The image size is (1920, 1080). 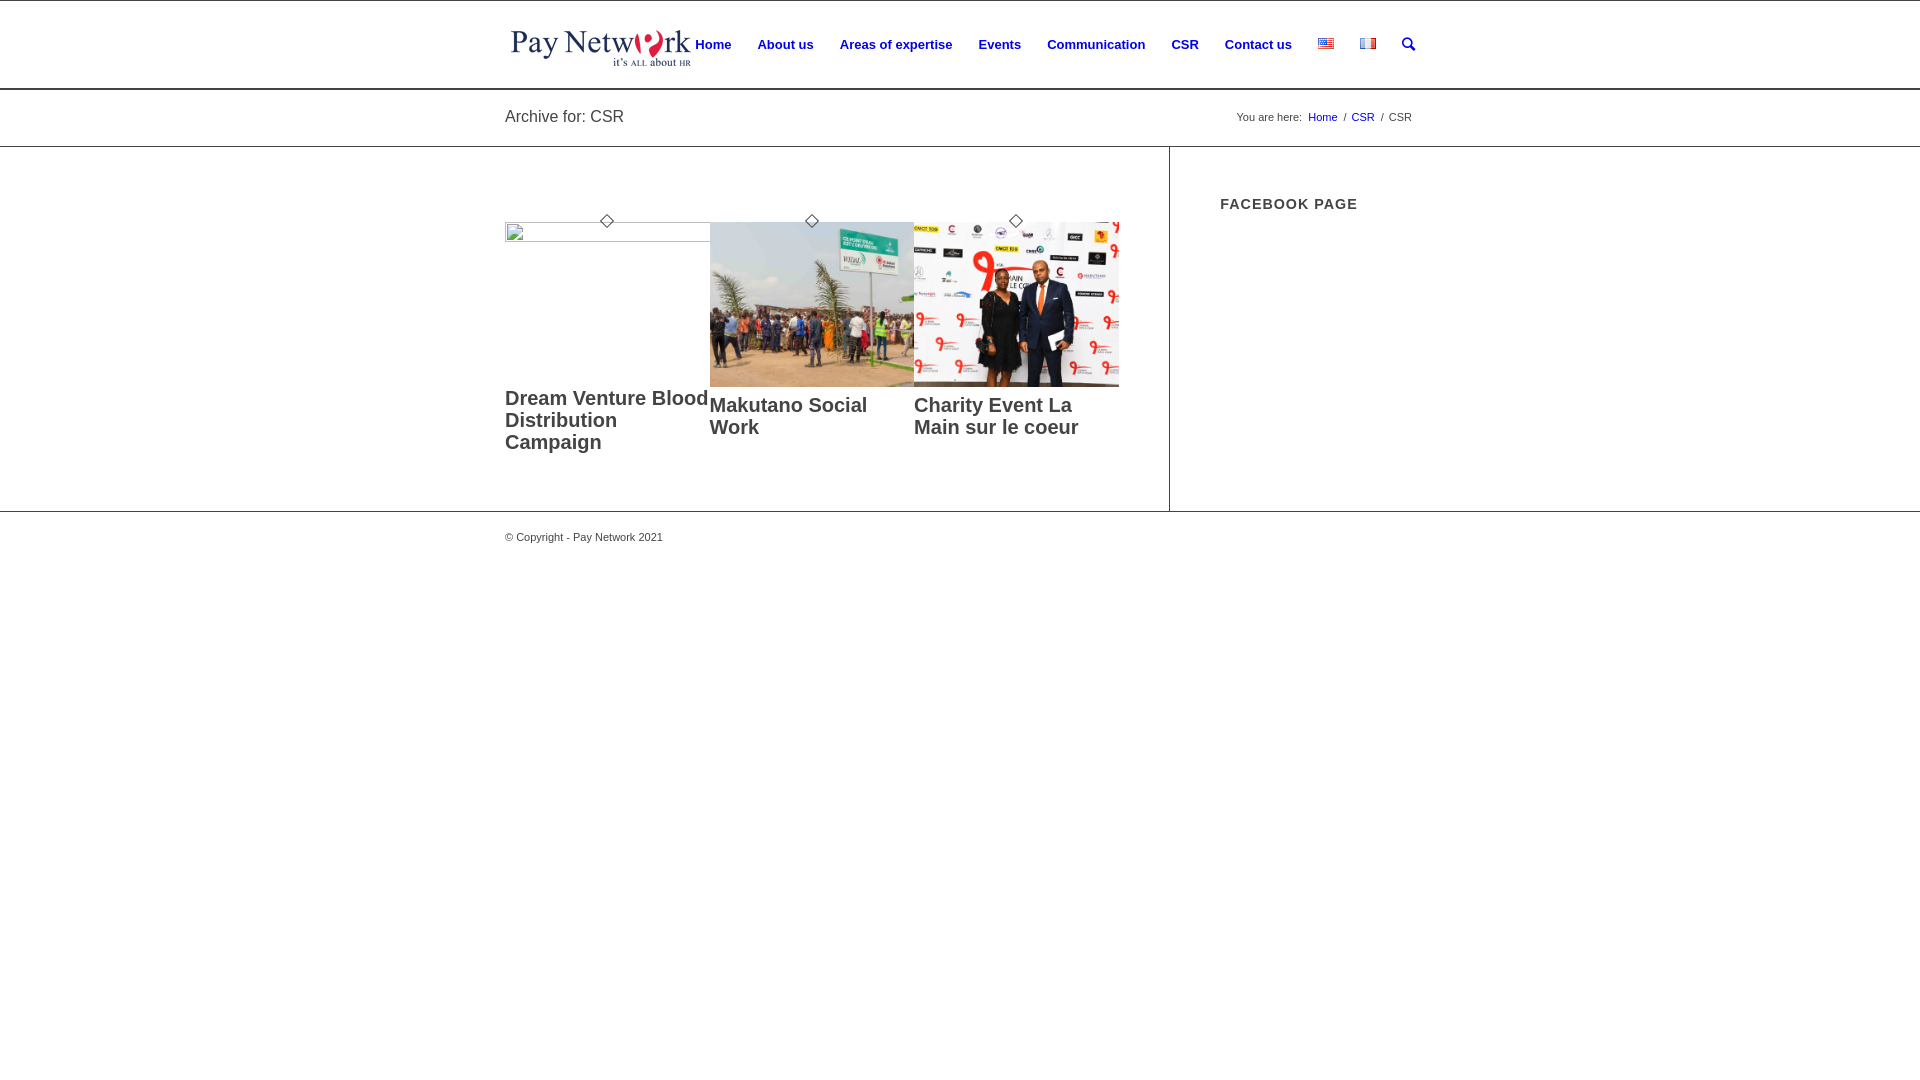 I want to click on 'Archive for: CSR', so click(x=504, y=116).